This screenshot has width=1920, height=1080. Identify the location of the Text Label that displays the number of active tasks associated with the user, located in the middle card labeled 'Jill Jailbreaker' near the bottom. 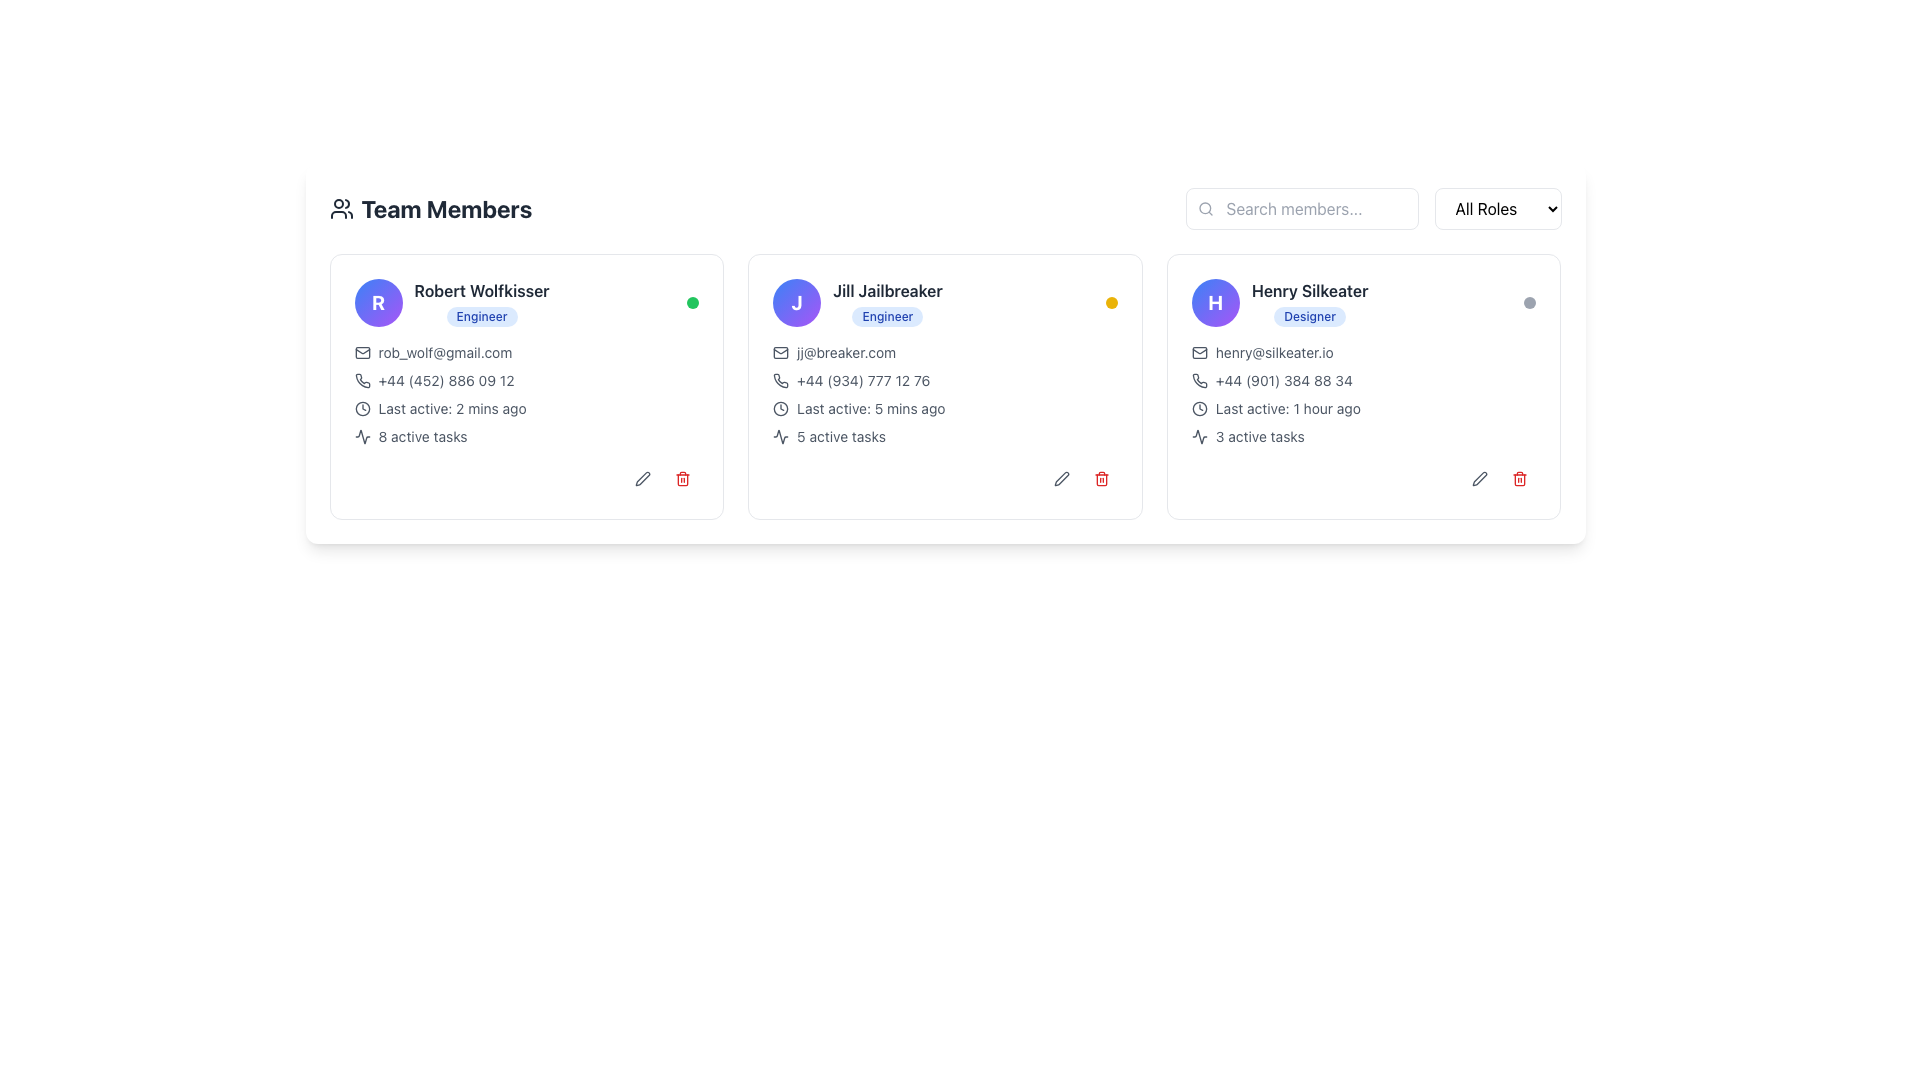
(841, 435).